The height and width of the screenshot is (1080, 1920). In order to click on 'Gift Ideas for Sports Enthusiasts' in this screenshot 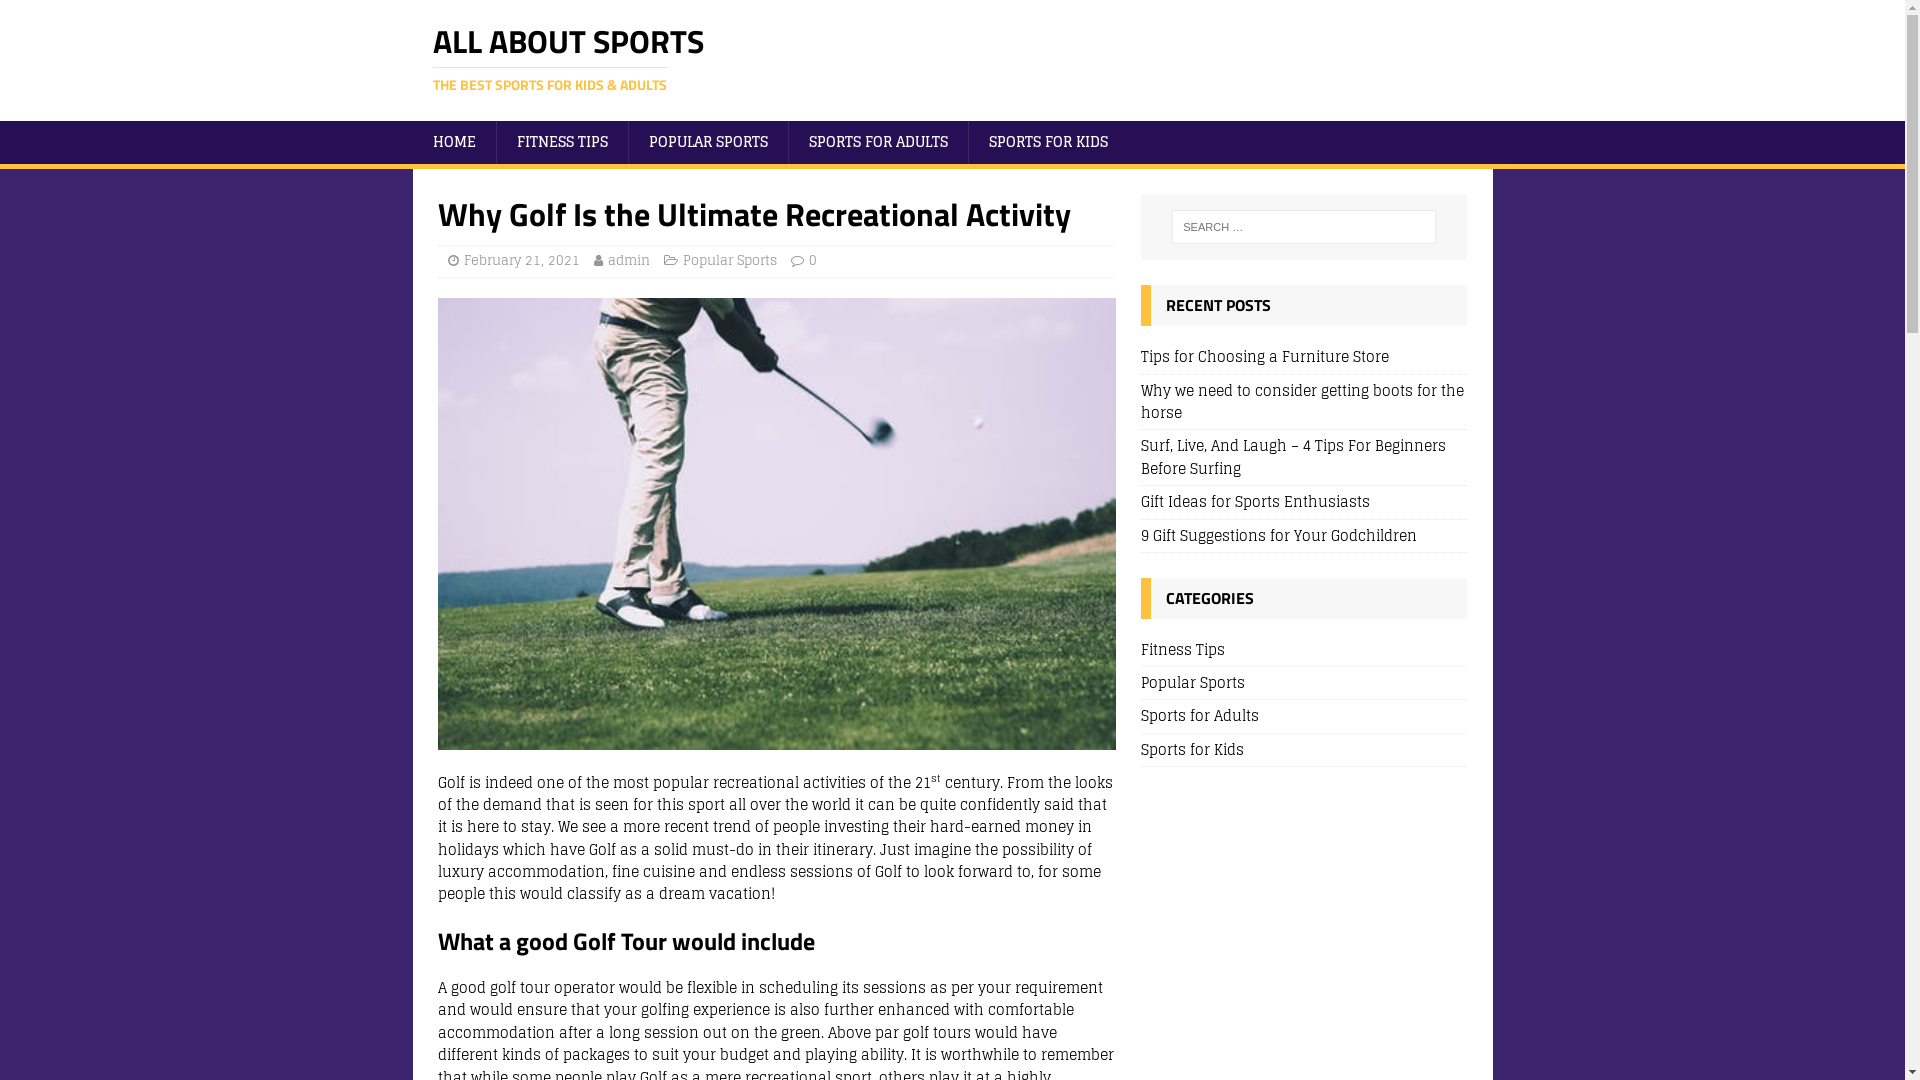, I will do `click(1141, 500)`.